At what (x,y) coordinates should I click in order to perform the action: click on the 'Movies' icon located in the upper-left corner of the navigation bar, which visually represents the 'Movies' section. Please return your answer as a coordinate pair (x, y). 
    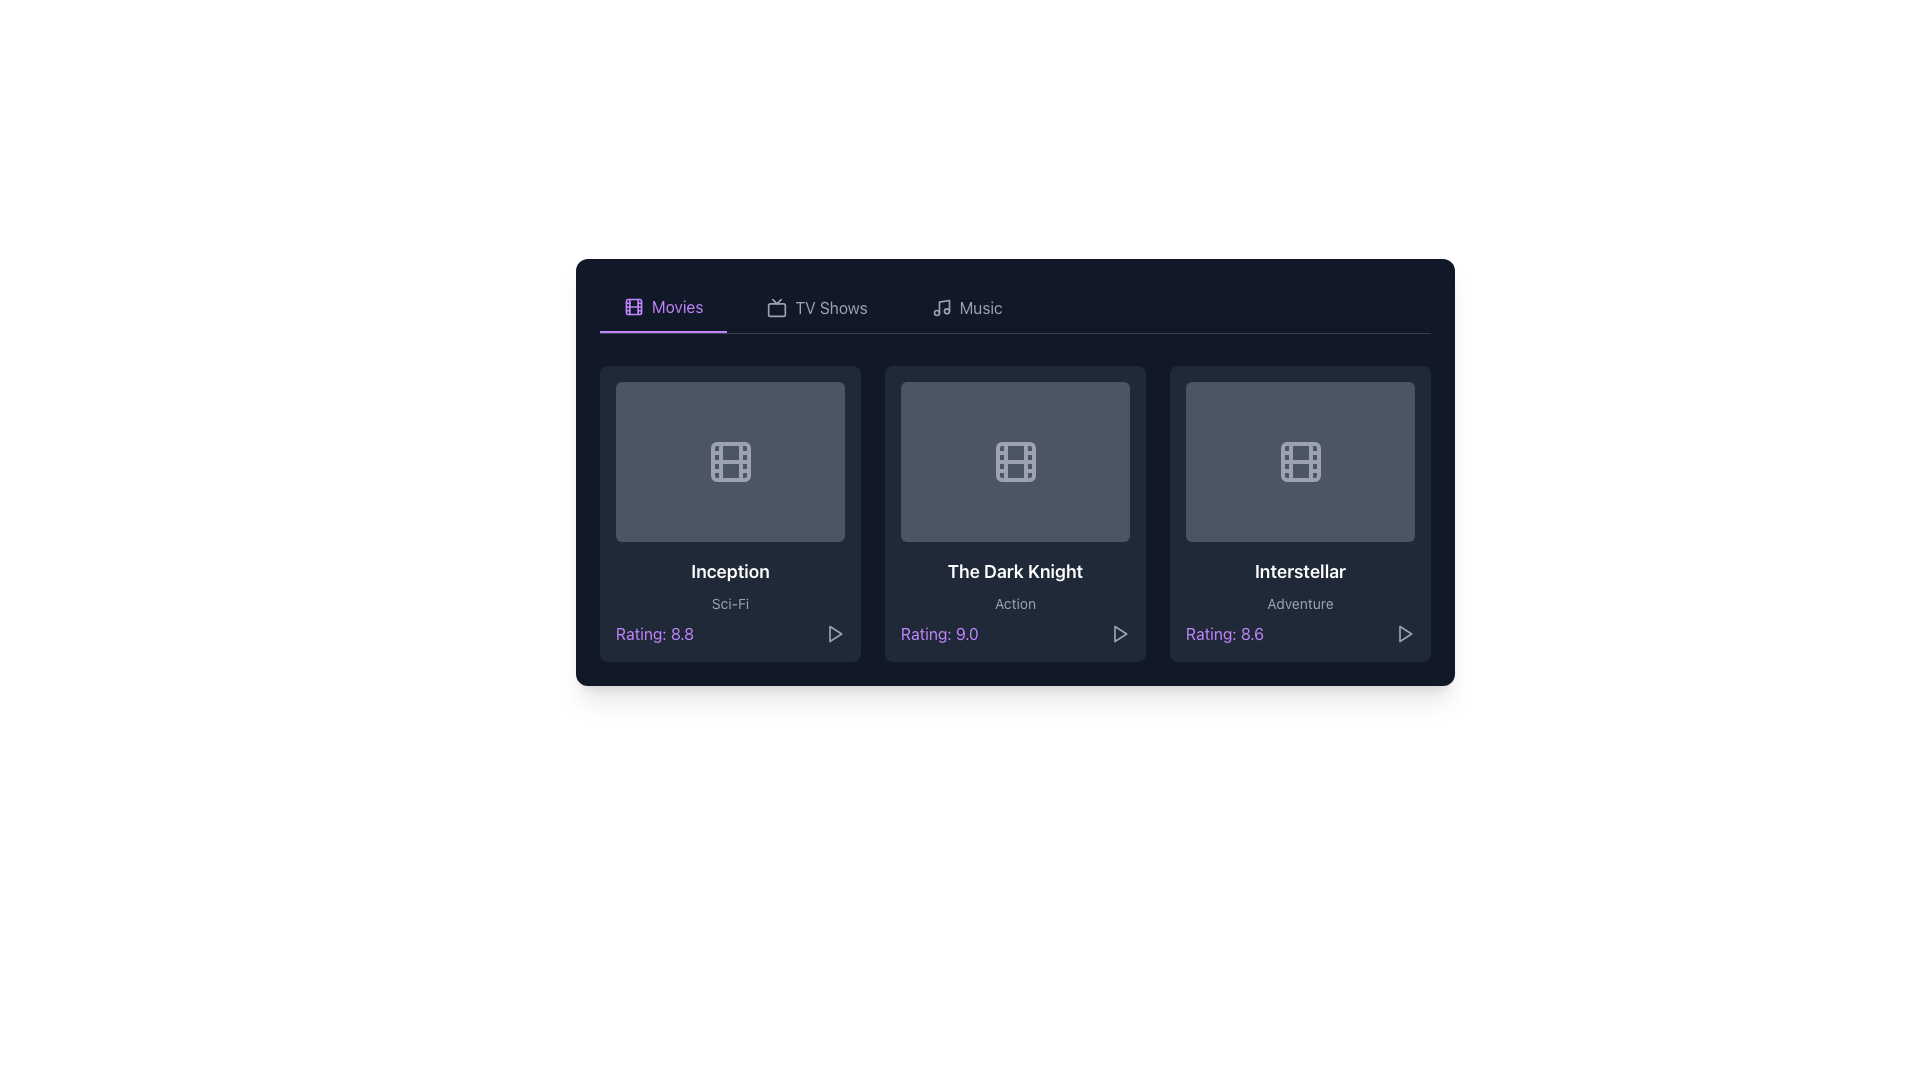
    Looking at the image, I should click on (632, 307).